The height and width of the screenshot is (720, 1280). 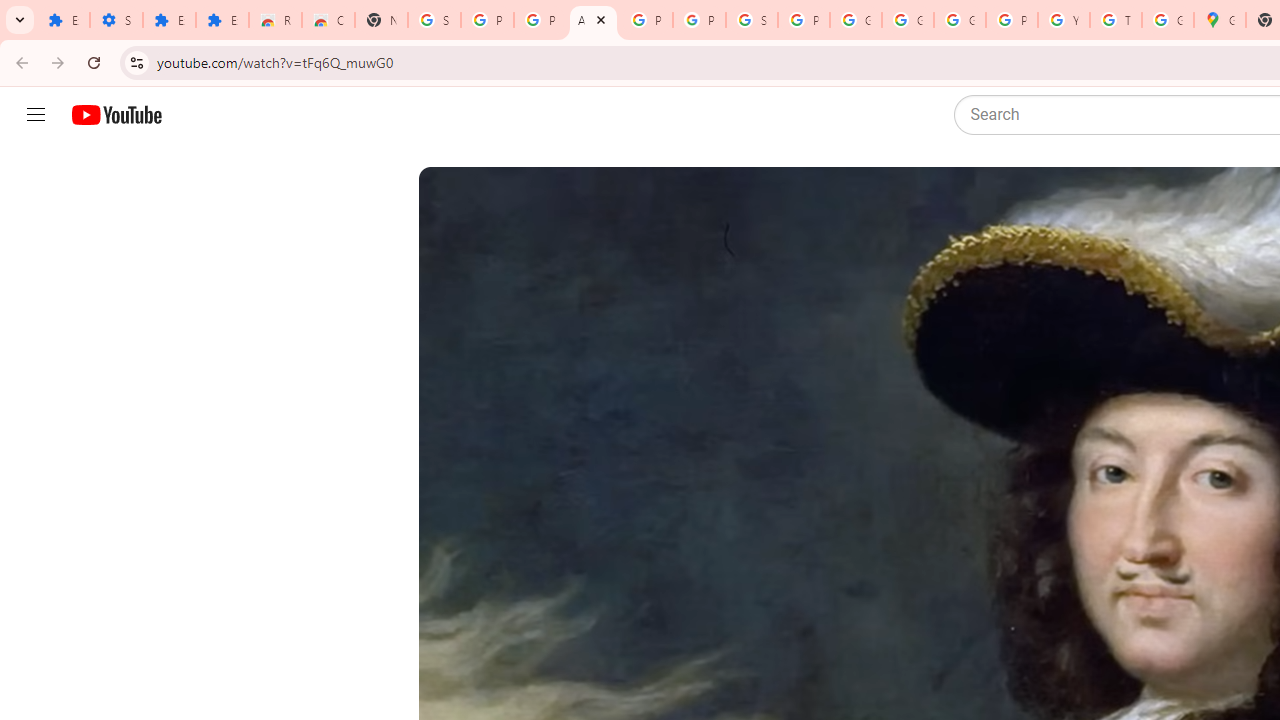 What do you see at coordinates (855, 20) in the screenshot?
I see `'Google Account'` at bounding box center [855, 20].